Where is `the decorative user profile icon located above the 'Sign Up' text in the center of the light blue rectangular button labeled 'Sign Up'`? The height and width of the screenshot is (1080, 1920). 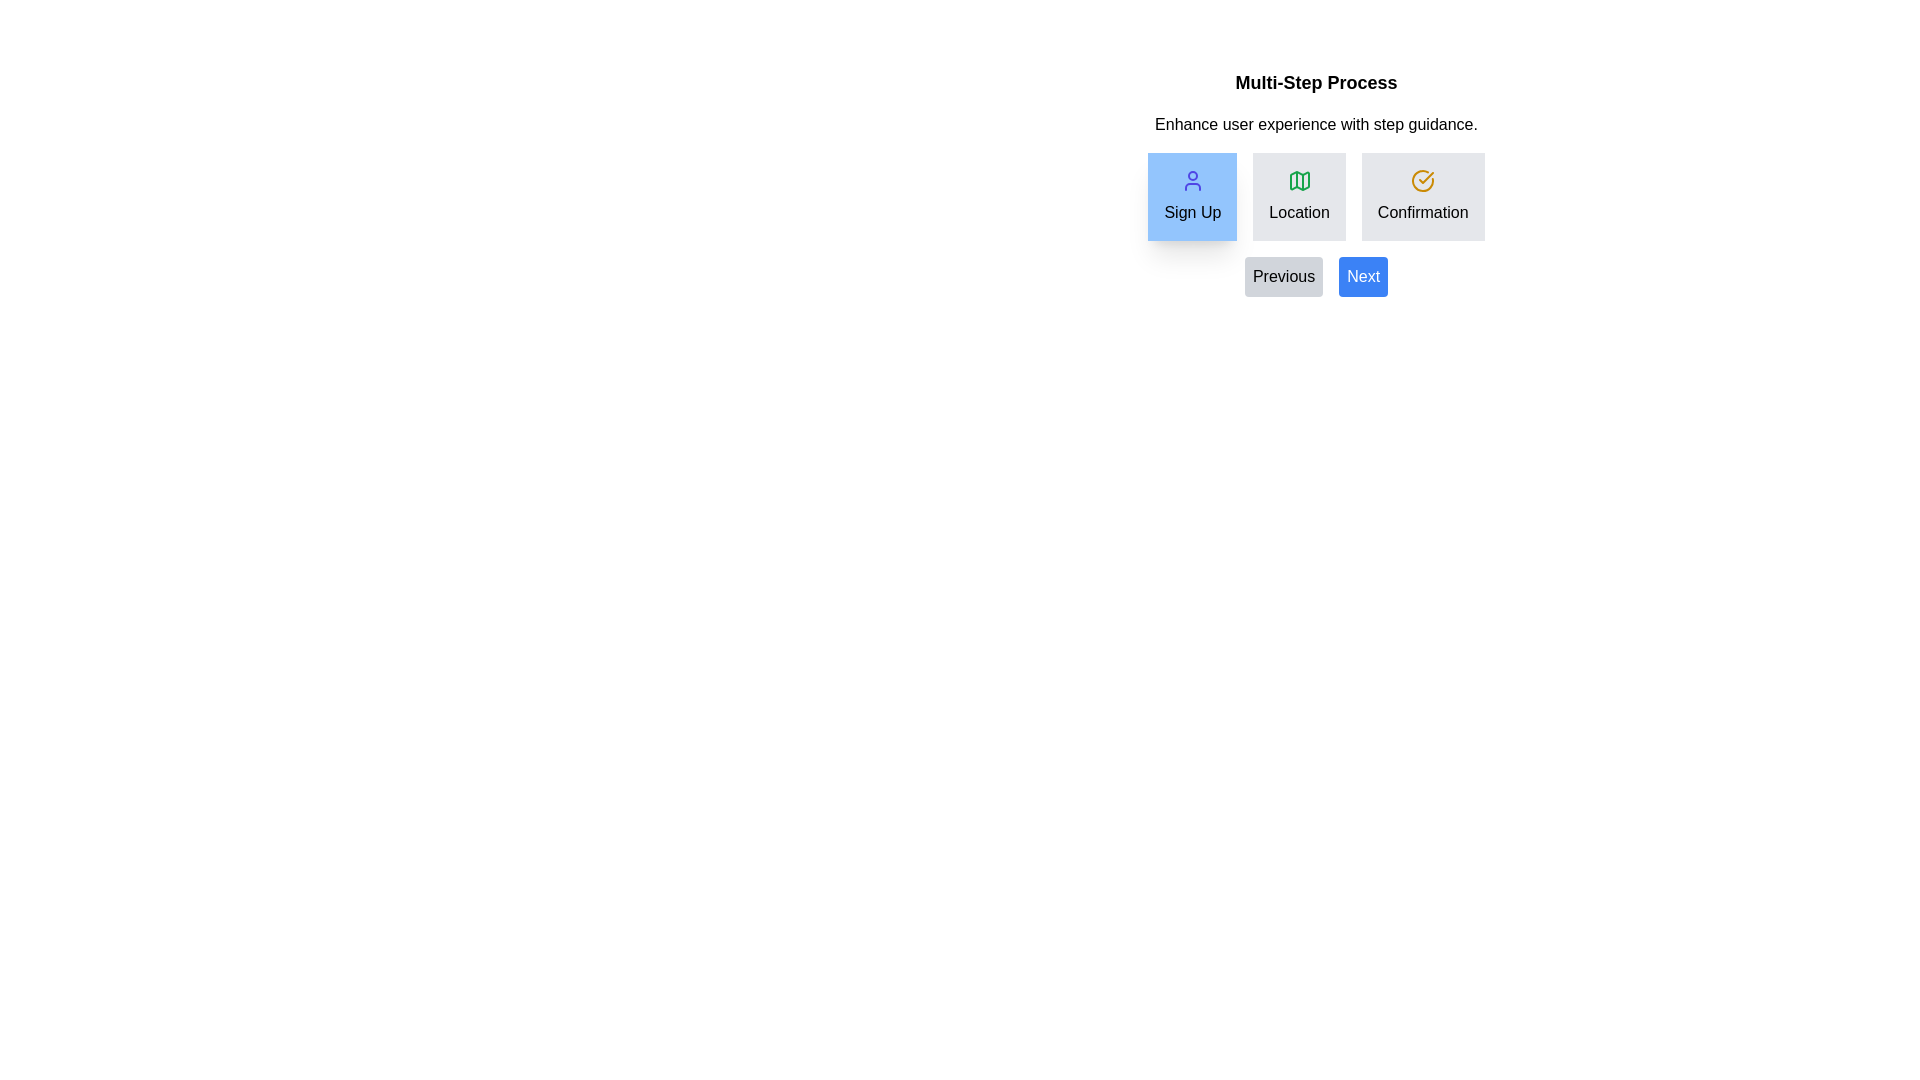
the decorative user profile icon located above the 'Sign Up' text in the center of the light blue rectangular button labeled 'Sign Up' is located at coordinates (1192, 181).